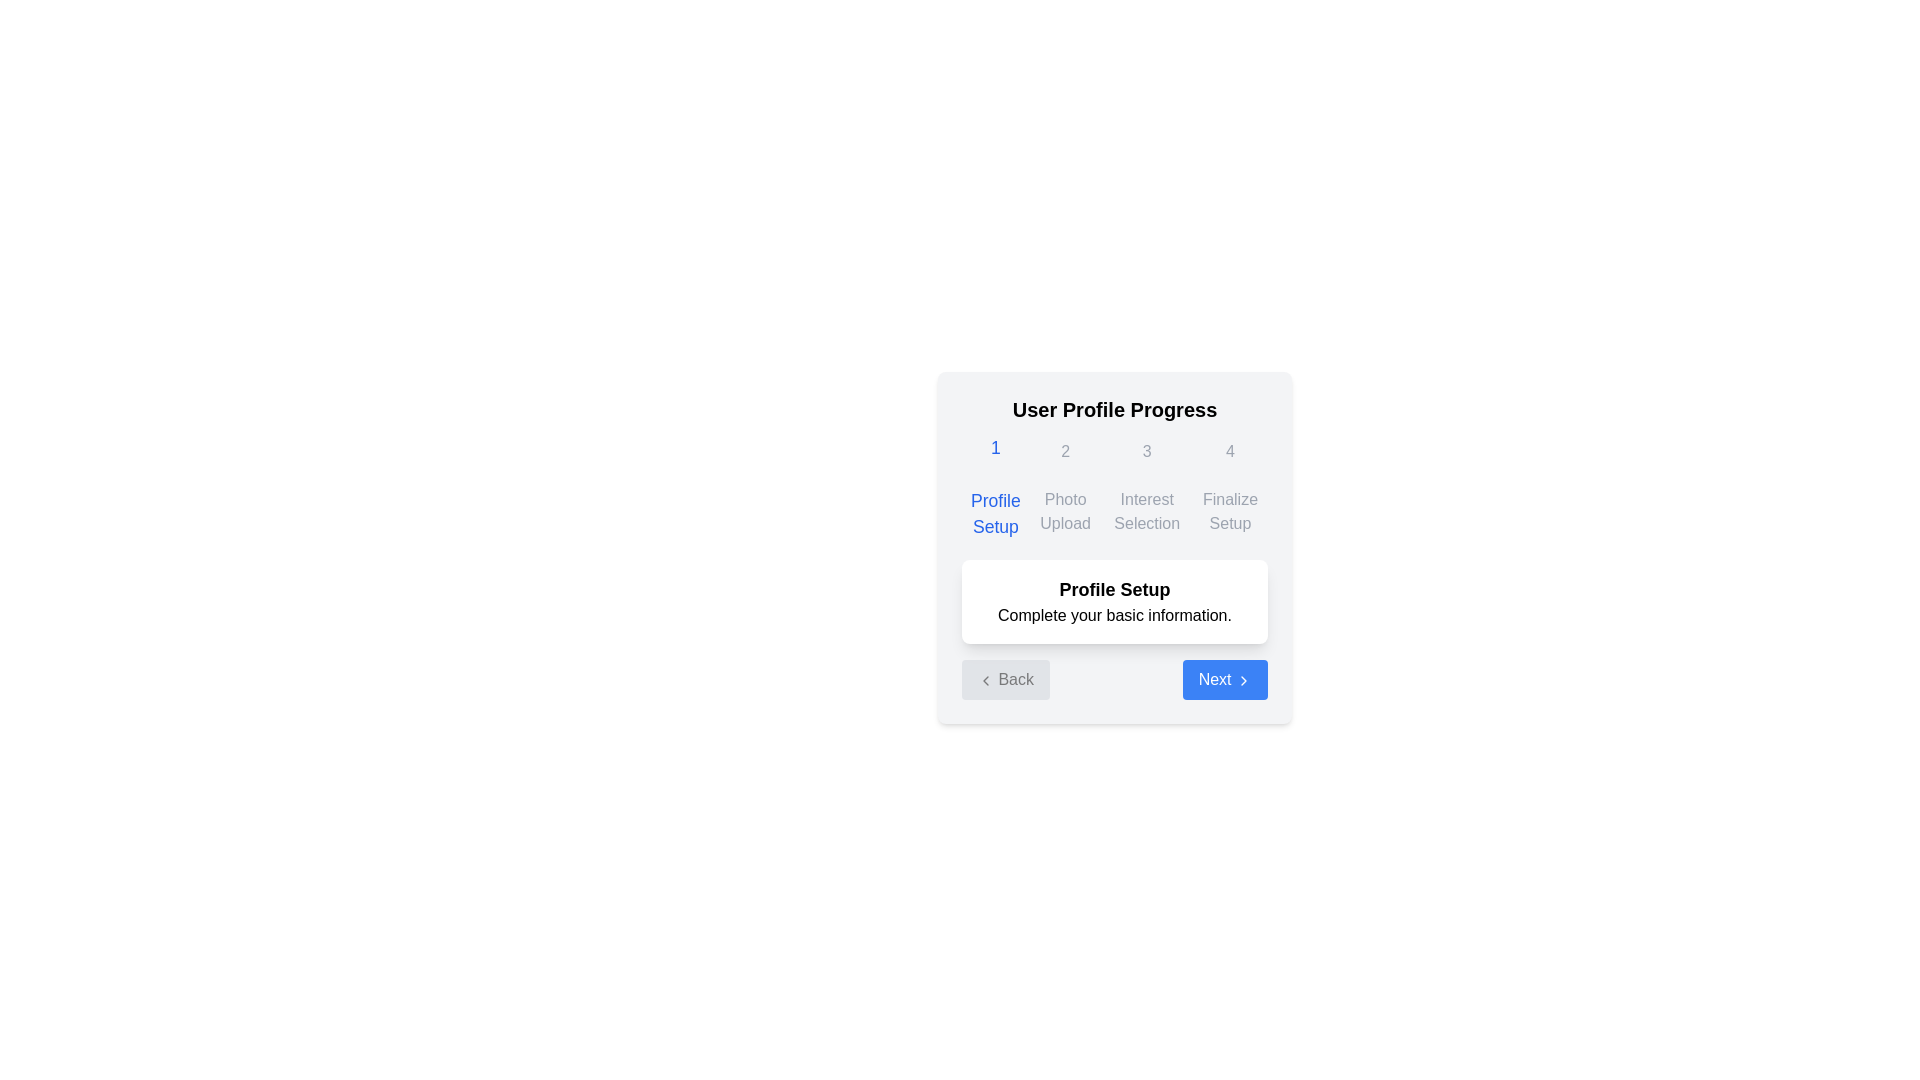 The image size is (1920, 1080). Describe the element at coordinates (995, 513) in the screenshot. I see `the descriptive text label indicating the first step of the user profile progress setup, located below the number '1' in the top left corner of the modal interface` at that location.